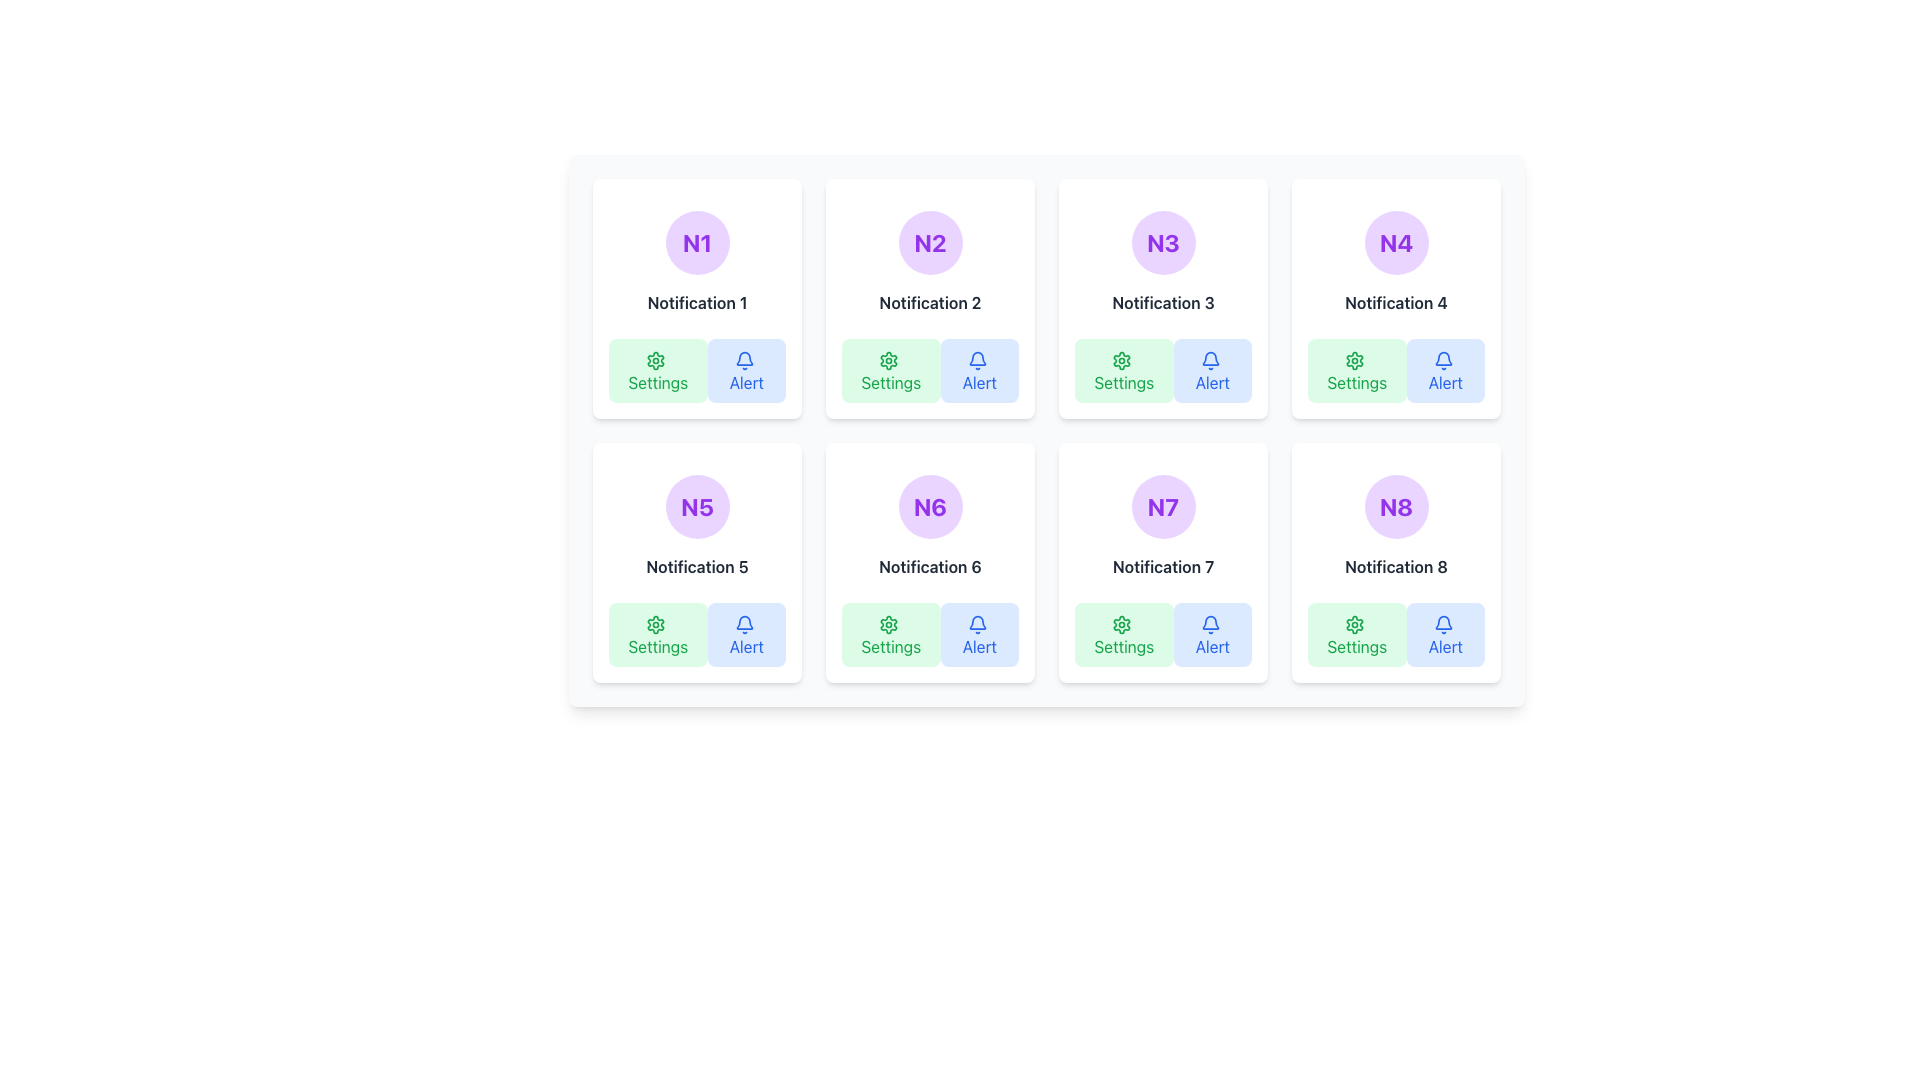 Image resolution: width=1920 pixels, height=1080 pixels. Describe the element at coordinates (1124, 635) in the screenshot. I see `the 'Settings' button with a light green rectangular background and a gear icon located at the bottom left of the 'Notification 7' card` at that location.